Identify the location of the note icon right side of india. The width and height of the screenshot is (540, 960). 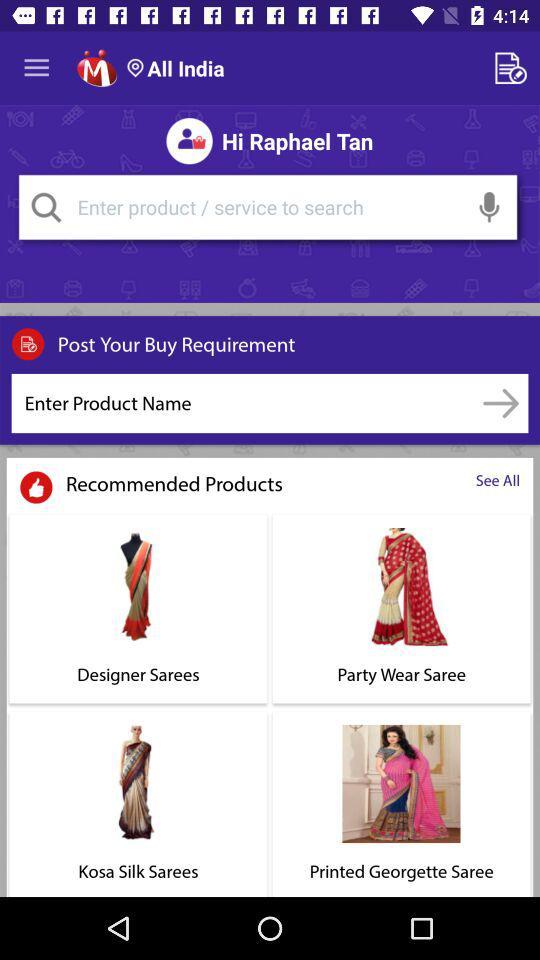
(514, 68).